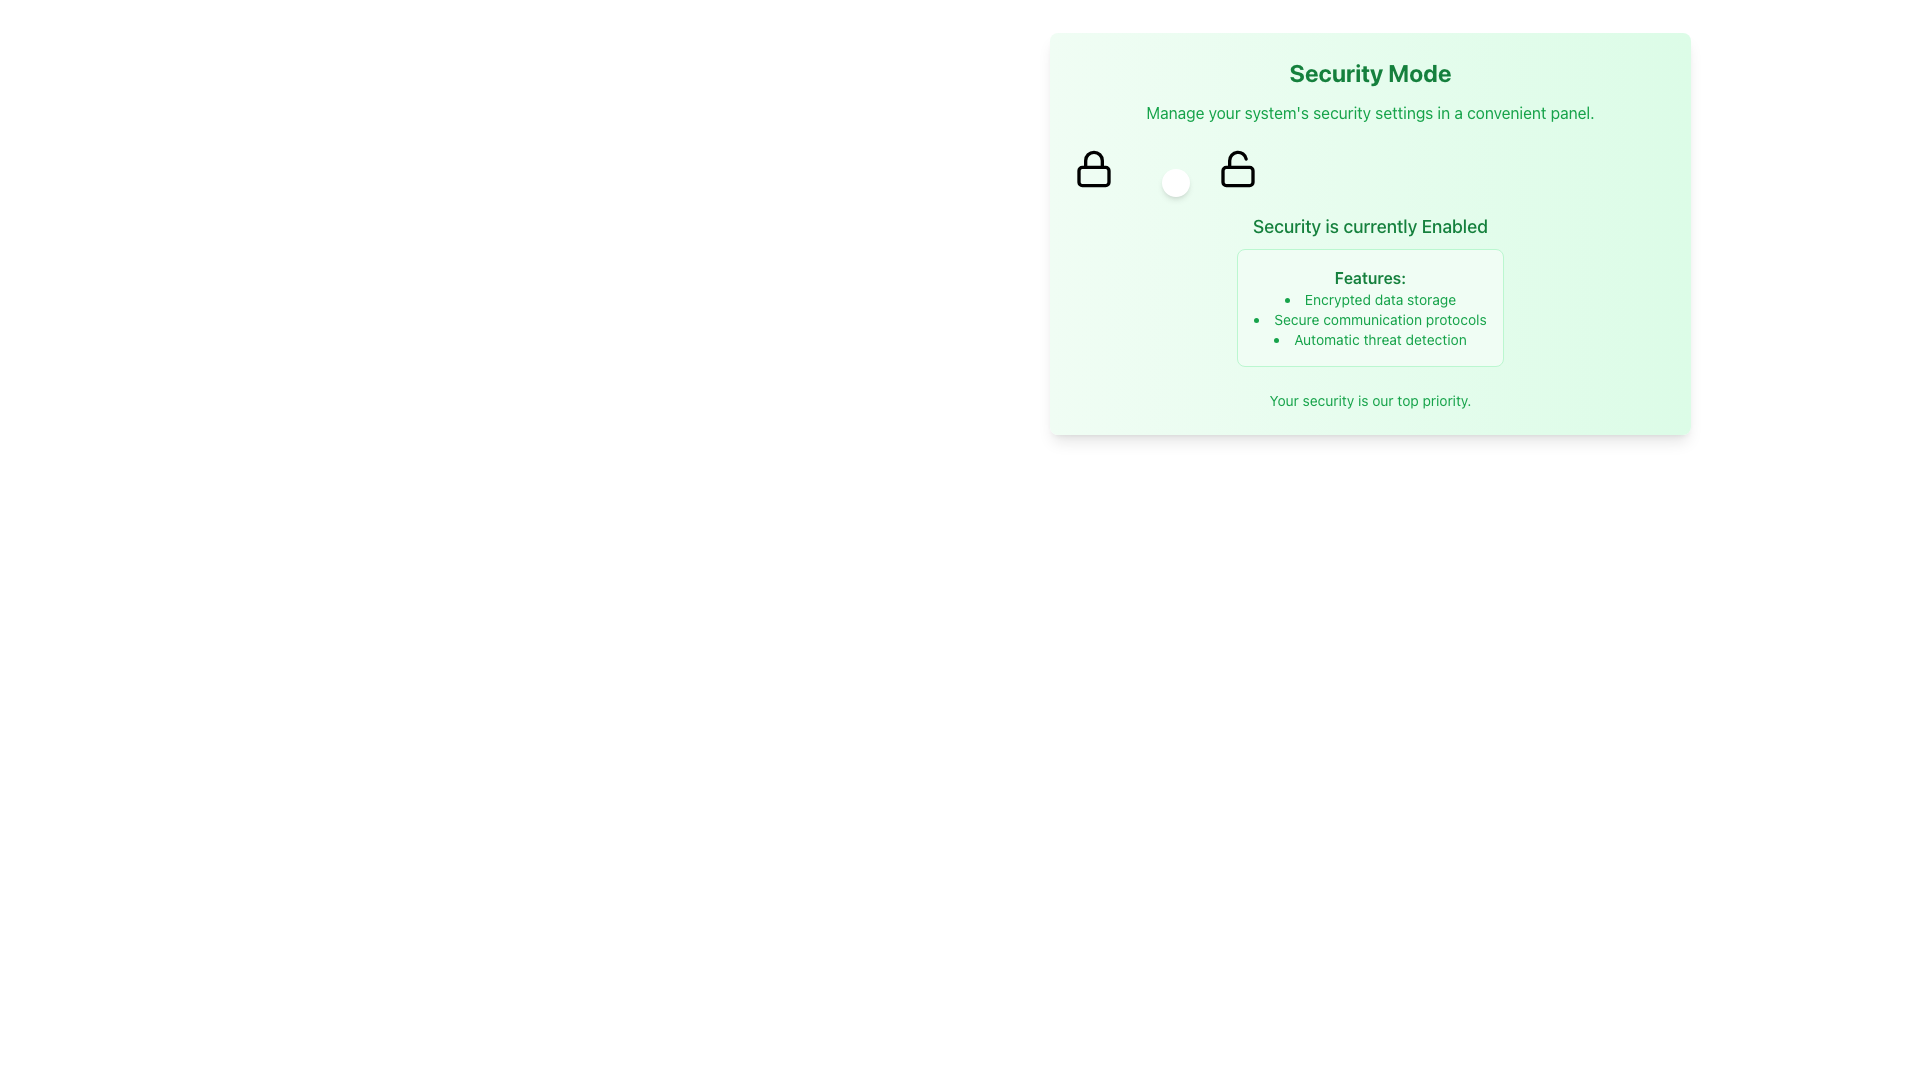 The image size is (1920, 1080). What do you see at coordinates (1369, 226) in the screenshot?
I see `the Static Text Label displaying 'Security is currently Enabled', which is styled in prominent green and located in the upper-right portion of the interface` at bounding box center [1369, 226].